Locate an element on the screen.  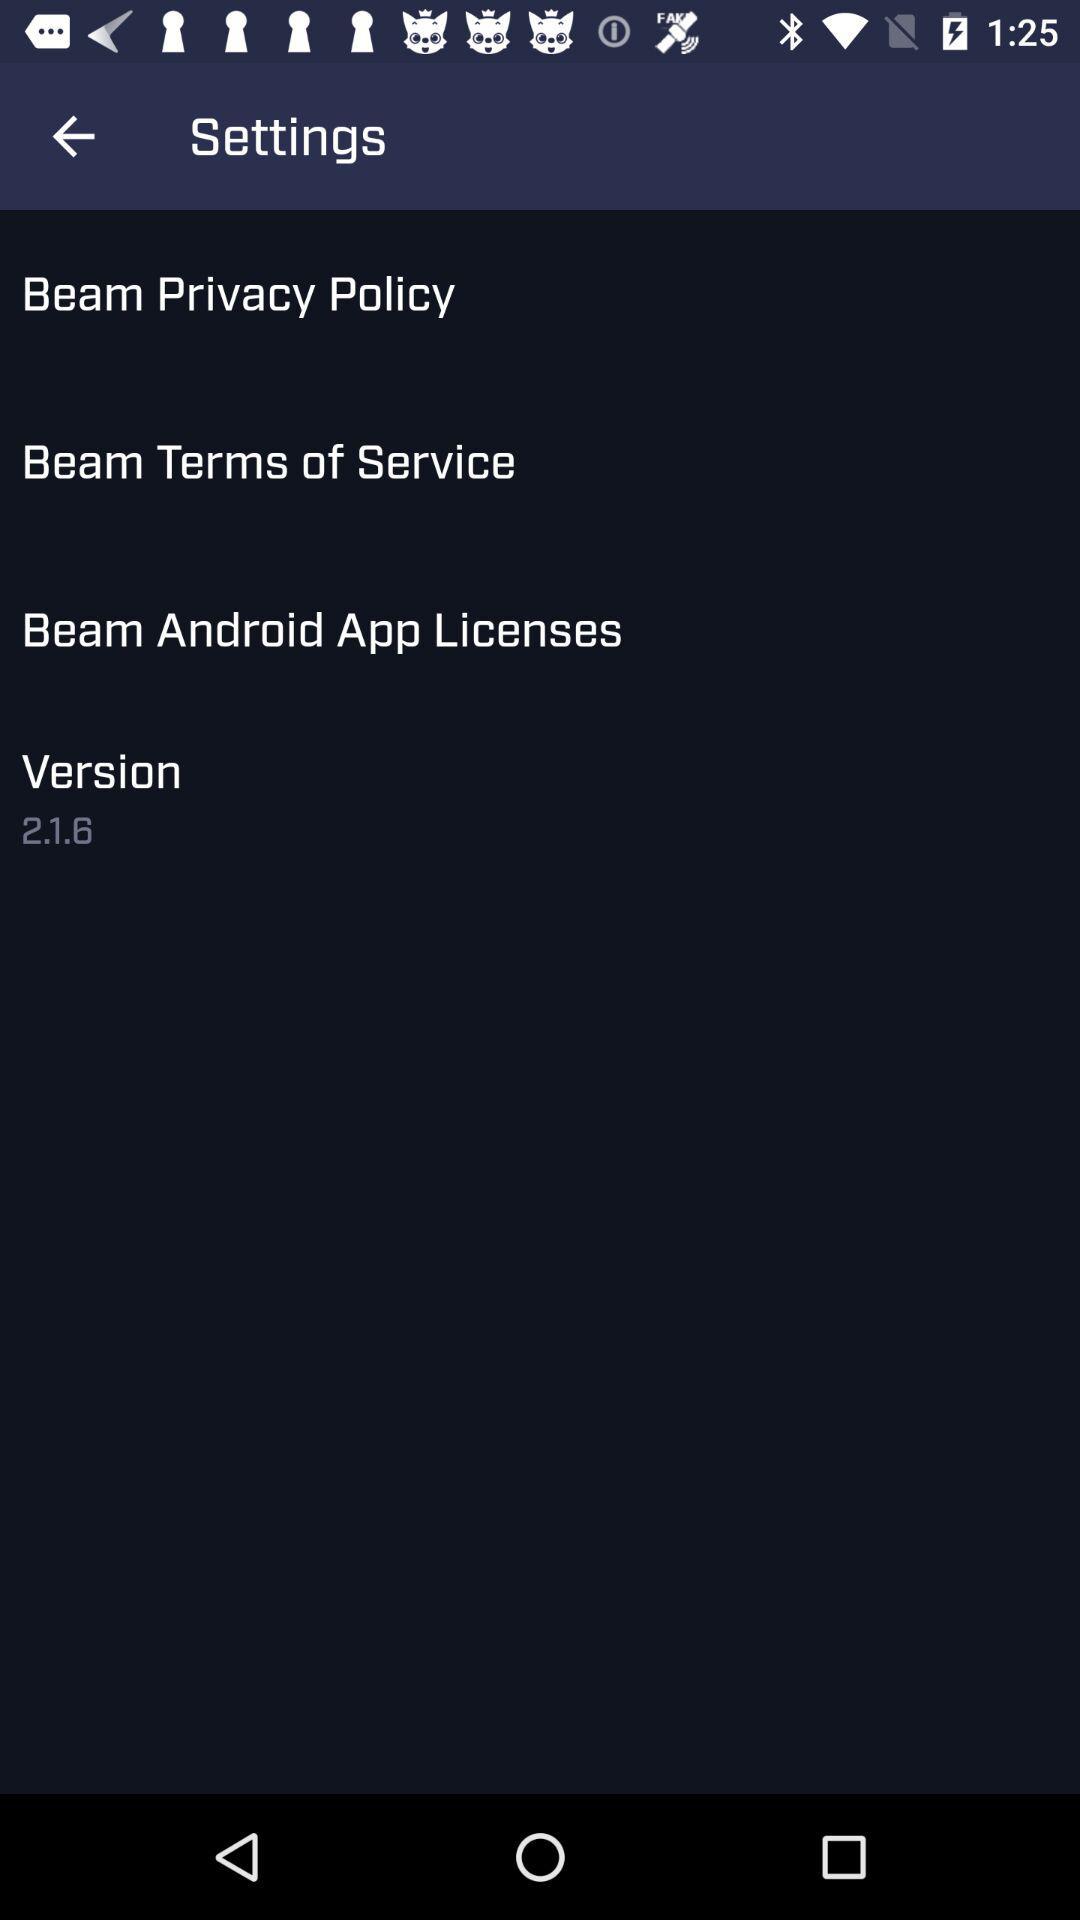
the item to the left of settings item is located at coordinates (72, 135).